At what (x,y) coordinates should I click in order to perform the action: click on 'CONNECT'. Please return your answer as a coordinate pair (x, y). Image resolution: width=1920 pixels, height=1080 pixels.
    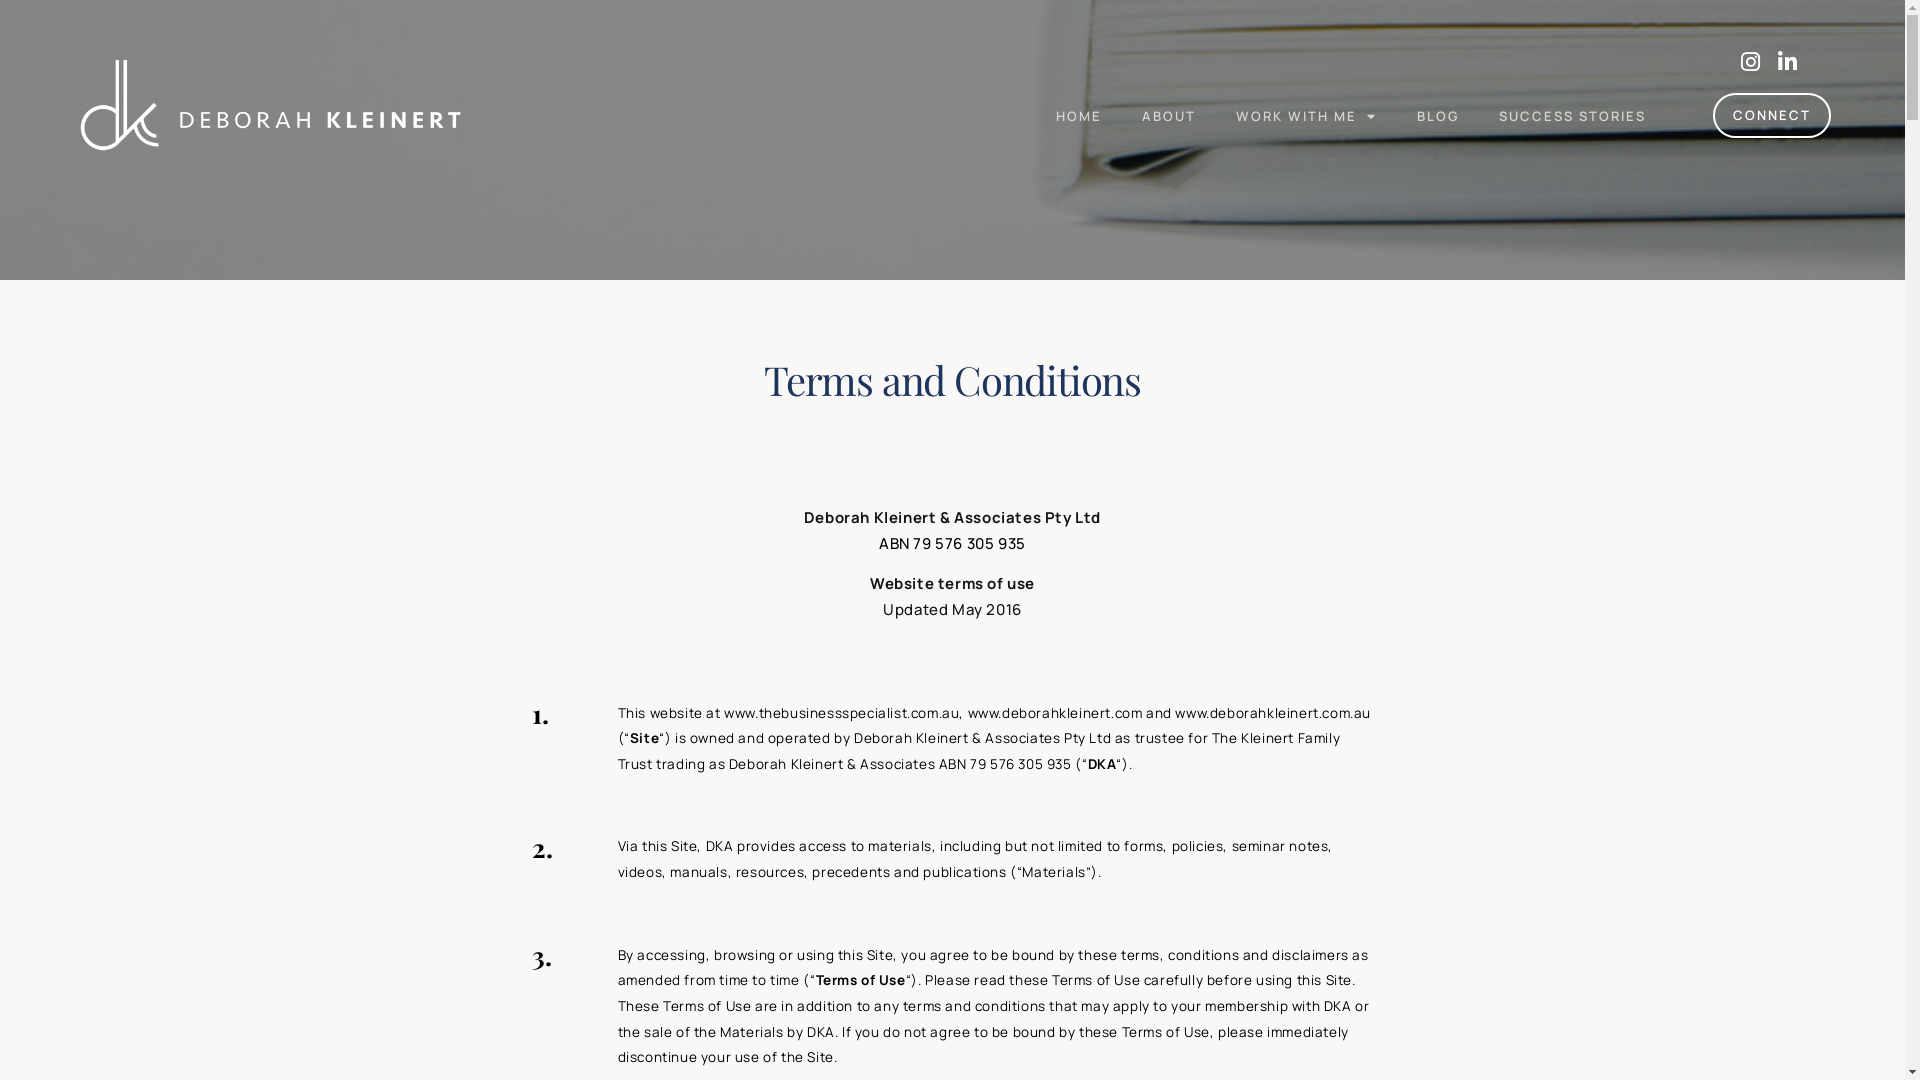
    Looking at the image, I should click on (1771, 115).